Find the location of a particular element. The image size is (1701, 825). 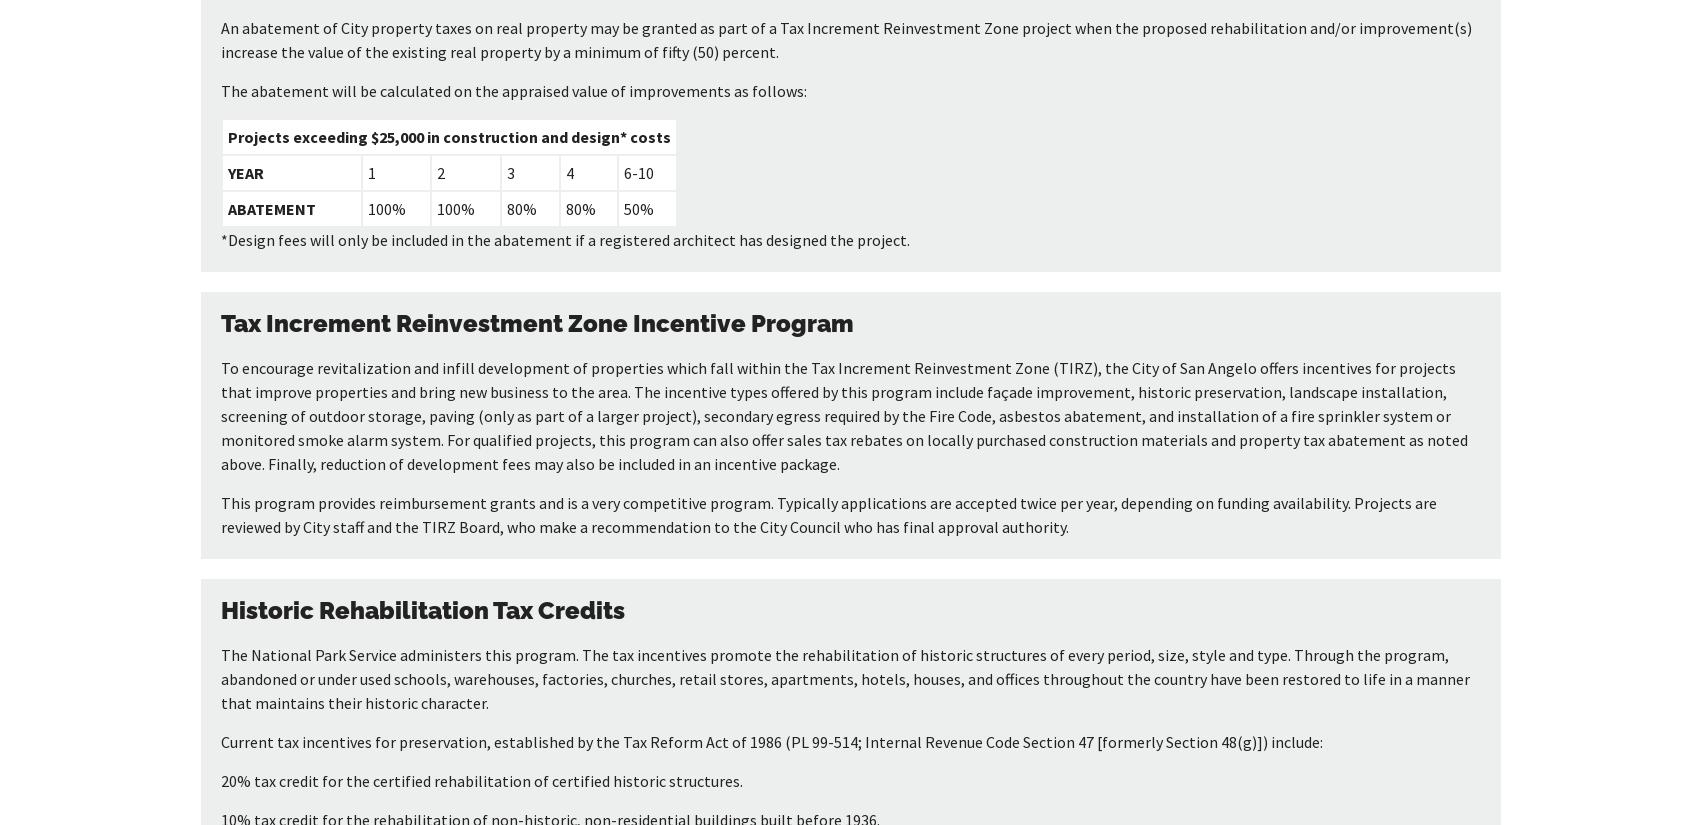

'4' is located at coordinates (568, 173).